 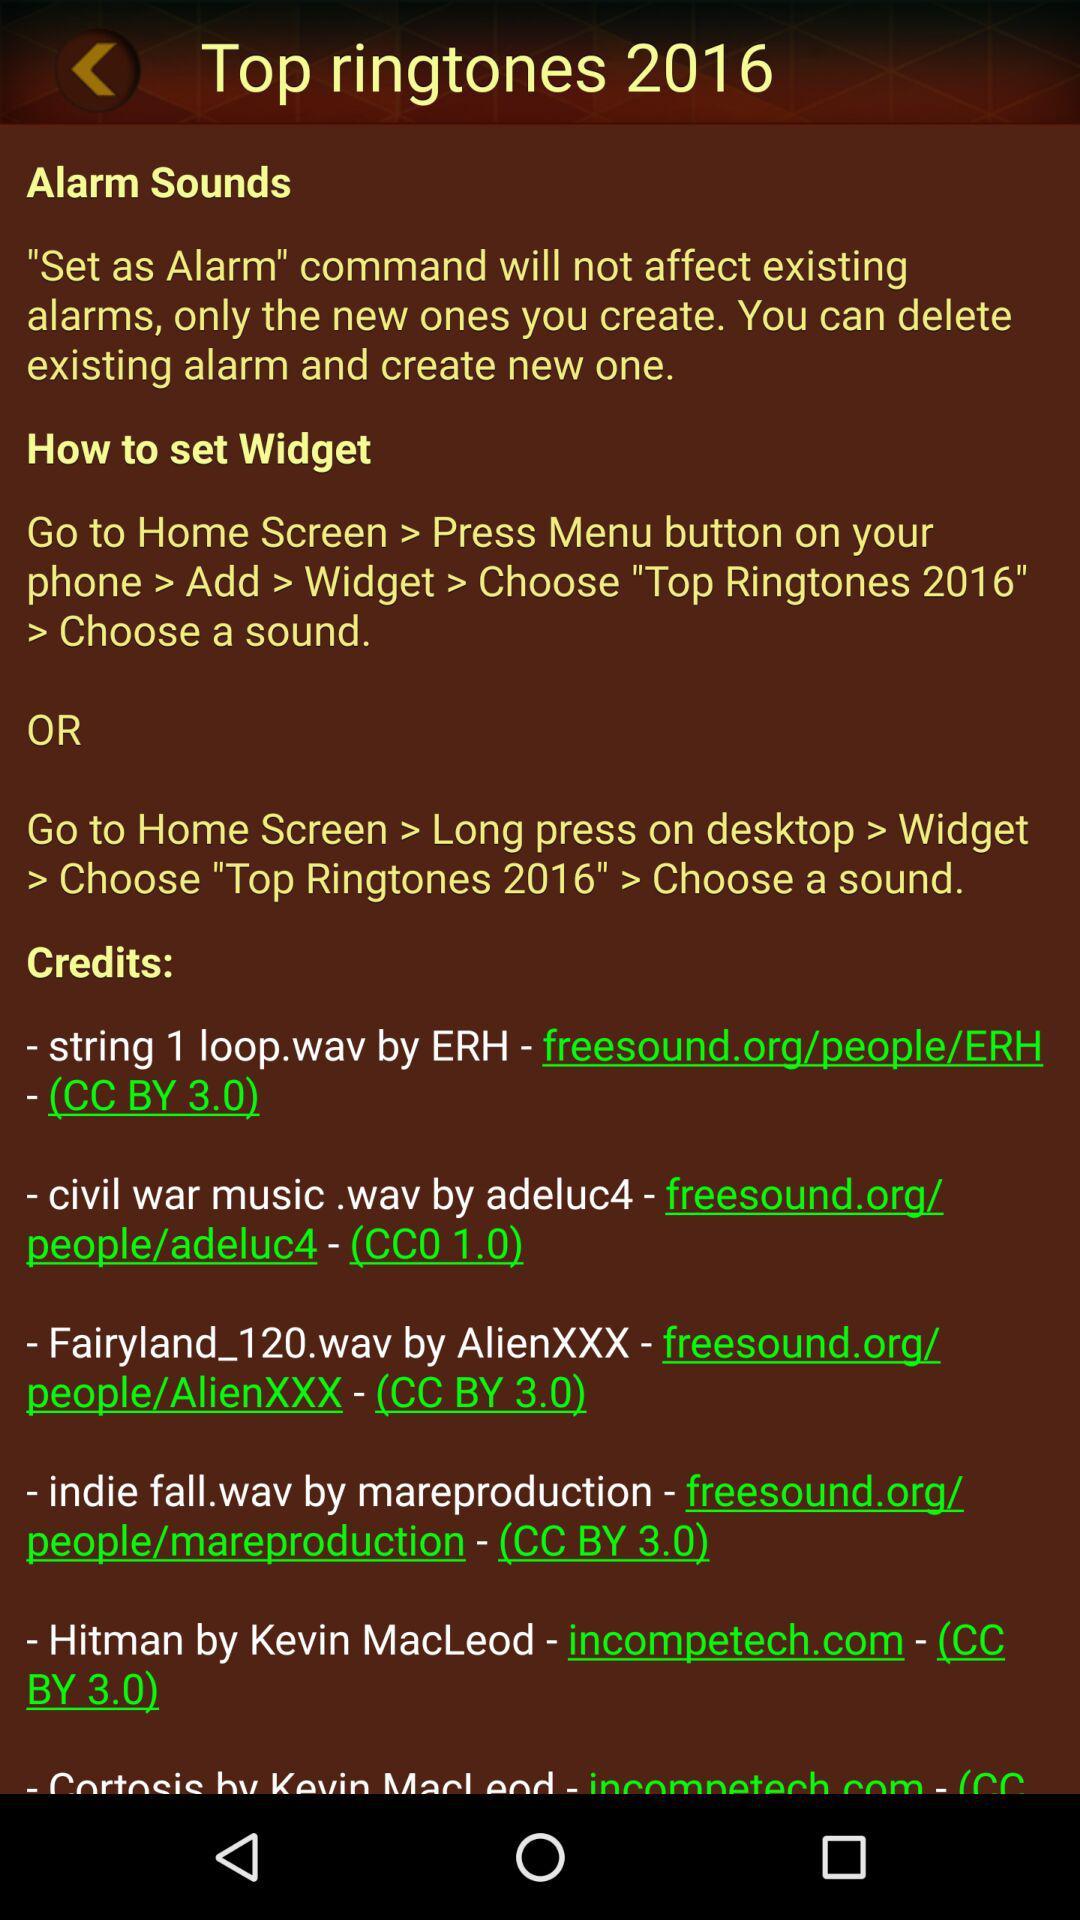 I want to click on item at the bottom, so click(x=540, y=1403).